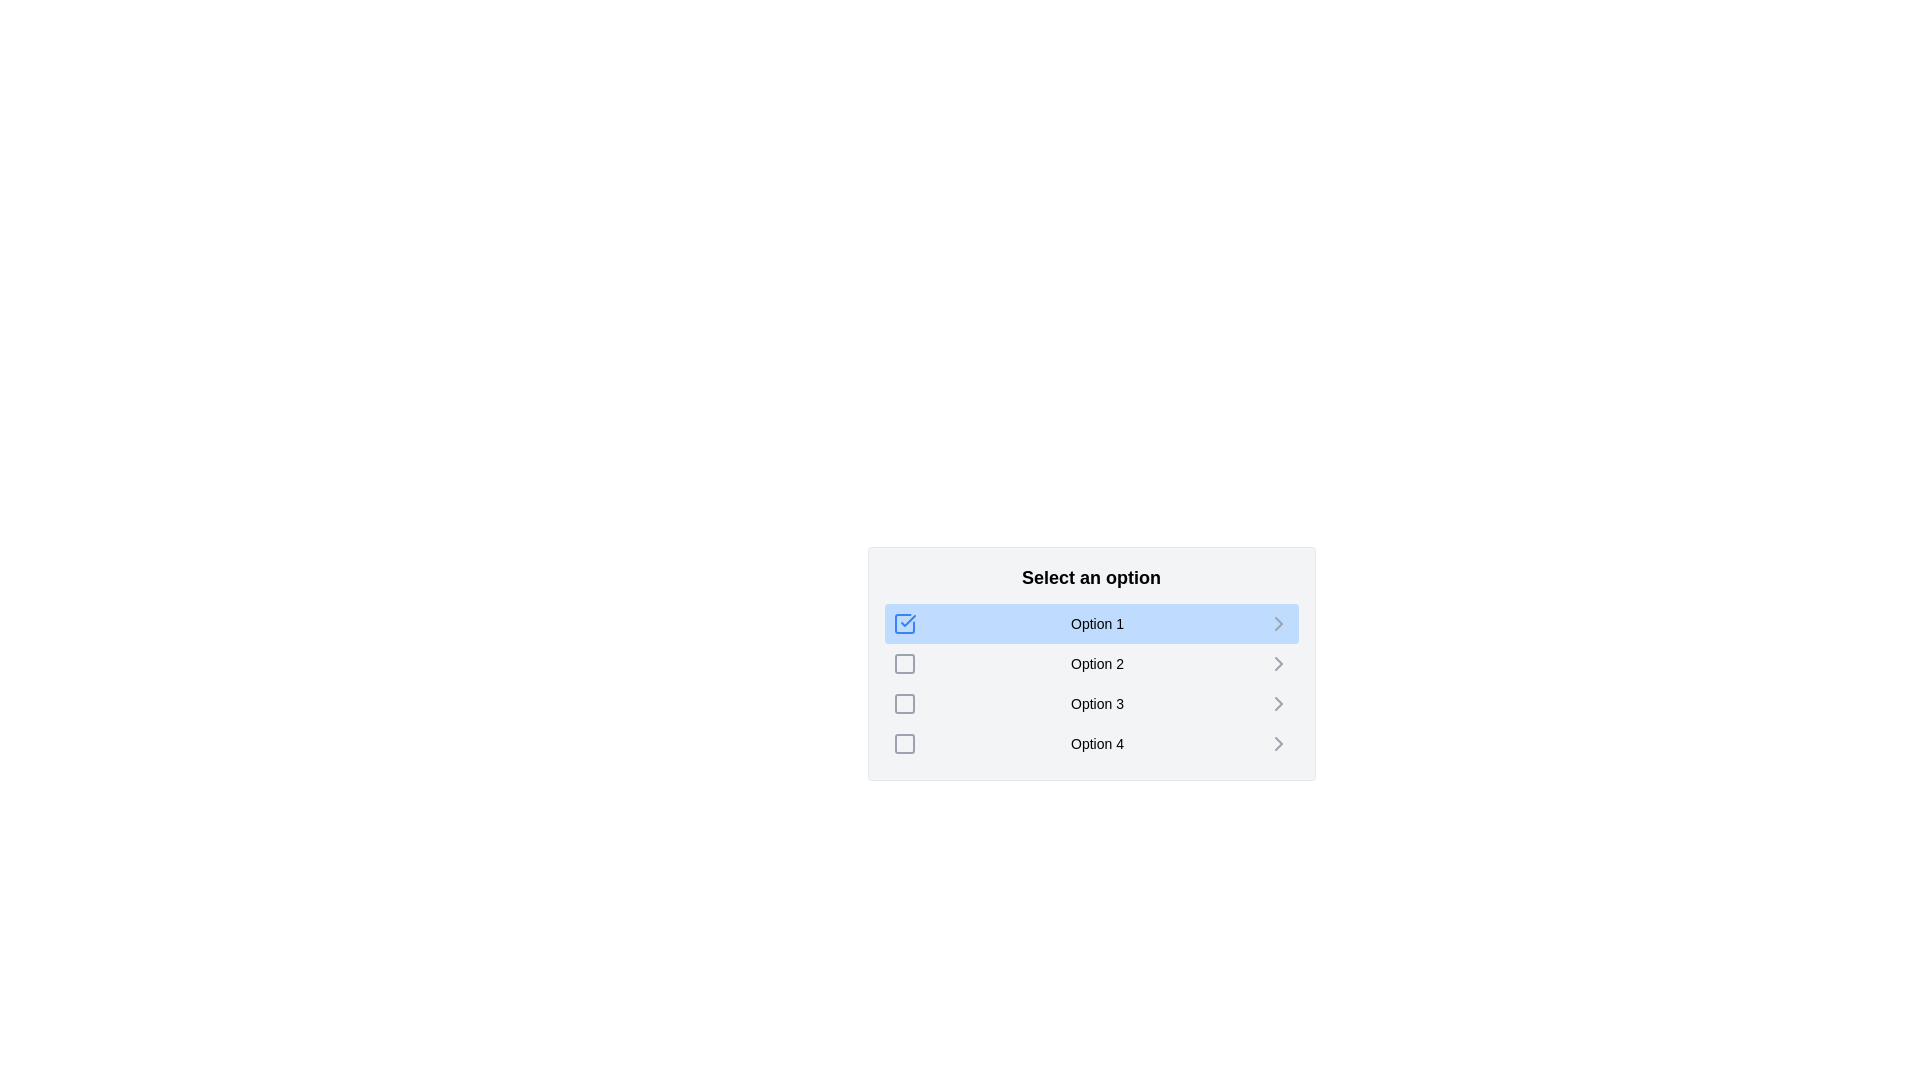 The width and height of the screenshot is (1920, 1080). Describe the element at coordinates (1090, 703) in the screenshot. I see `the menu option labeled 'Option 3'` at that location.